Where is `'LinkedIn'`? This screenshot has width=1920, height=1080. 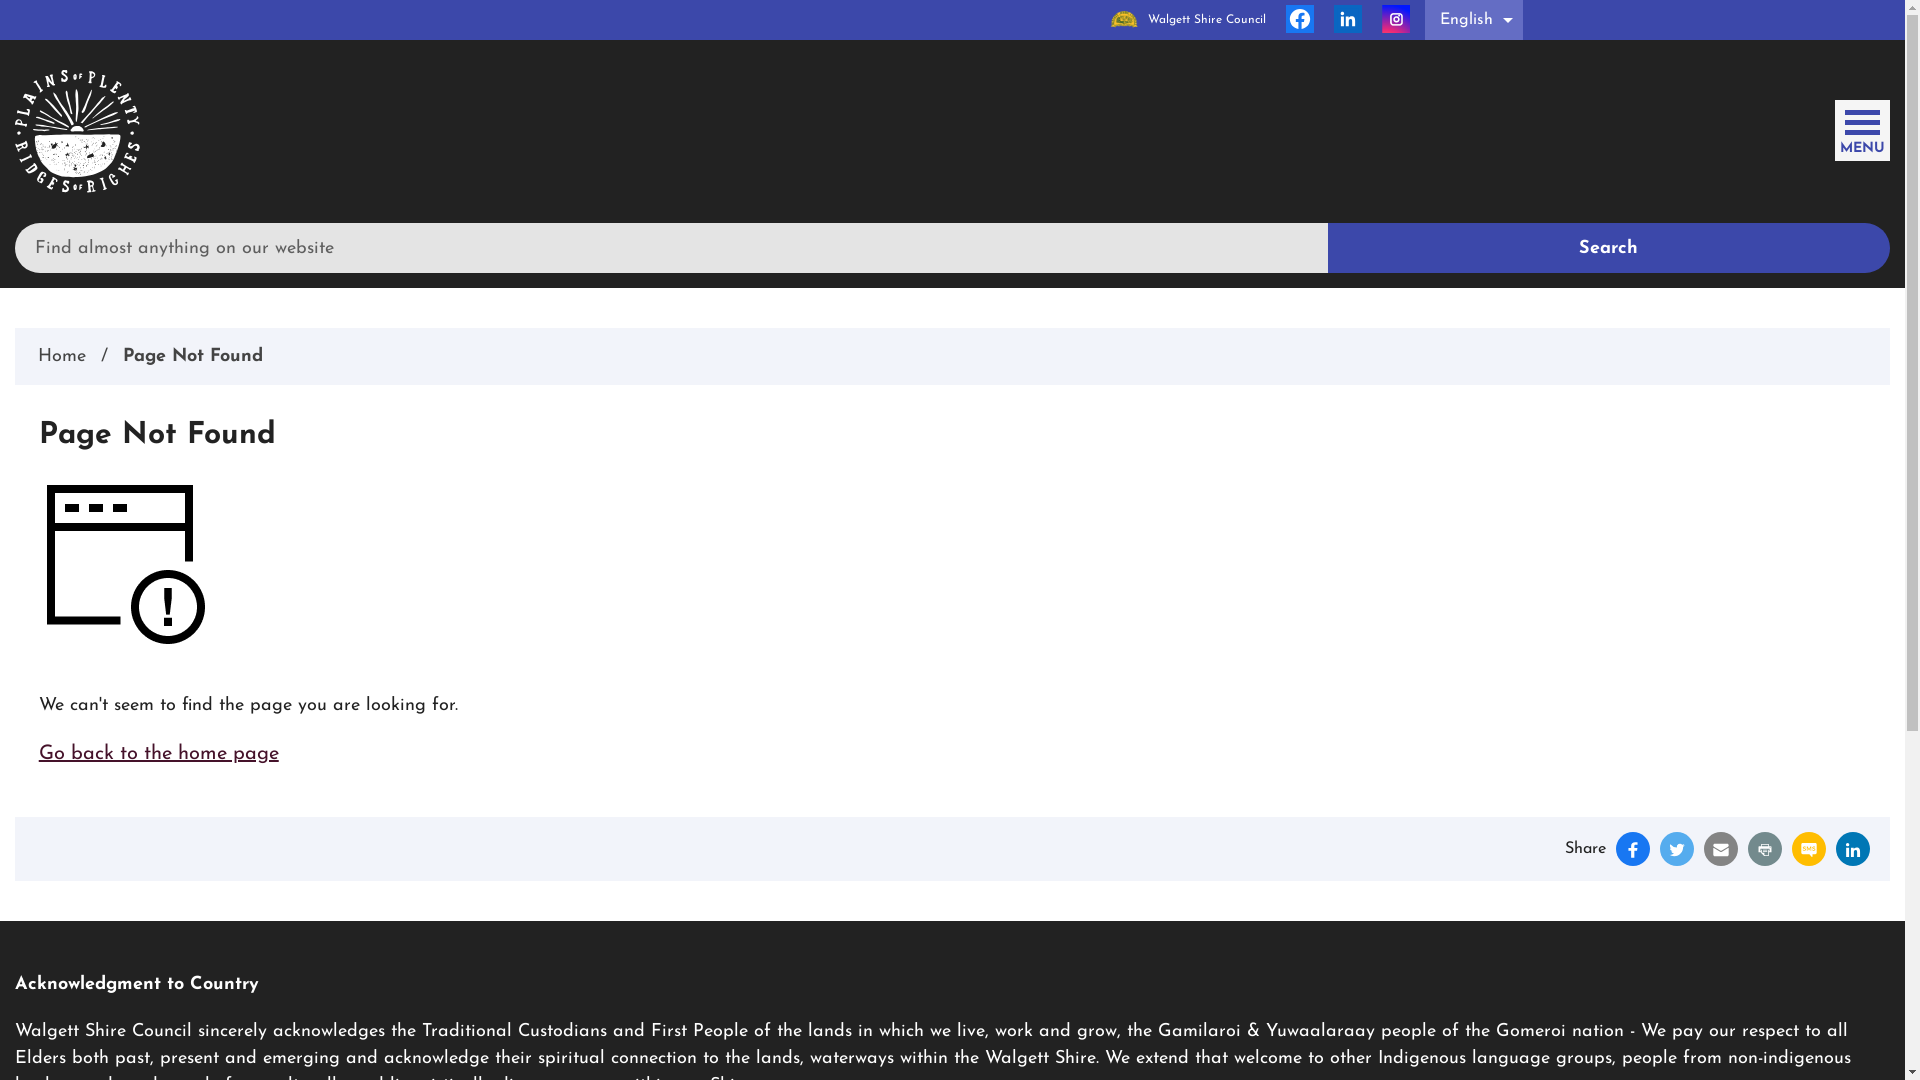
'LinkedIn' is located at coordinates (1348, 19).